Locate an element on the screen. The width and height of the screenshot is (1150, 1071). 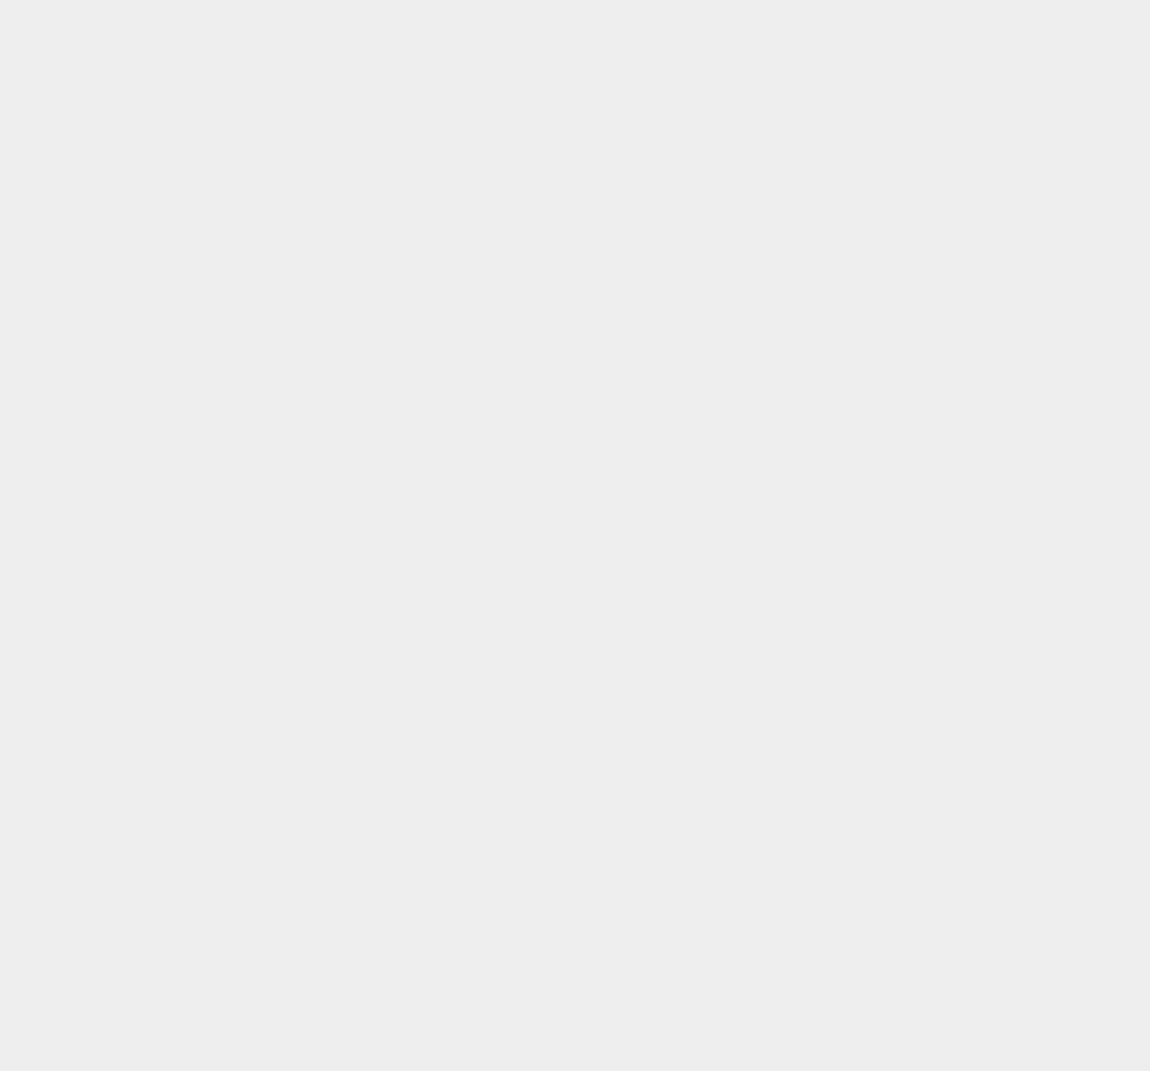
'Gifts' is located at coordinates (827, 503).